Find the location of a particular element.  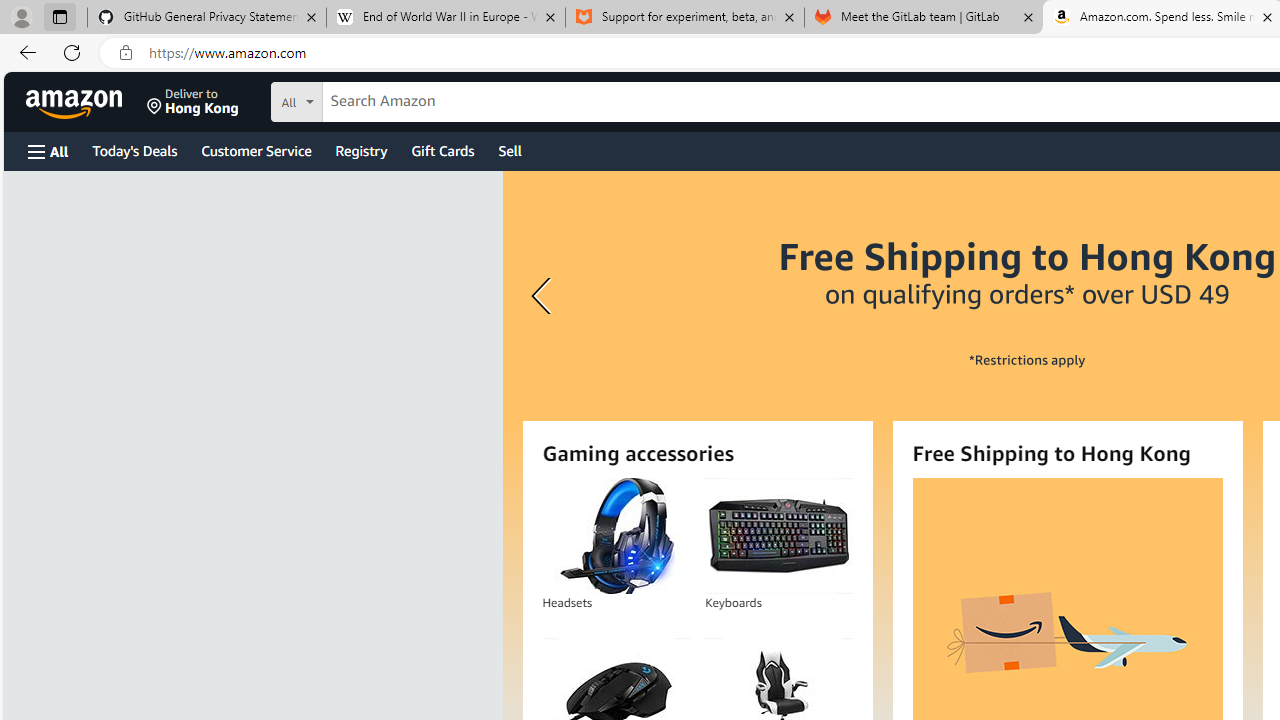

'Registry' is located at coordinates (360, 149).